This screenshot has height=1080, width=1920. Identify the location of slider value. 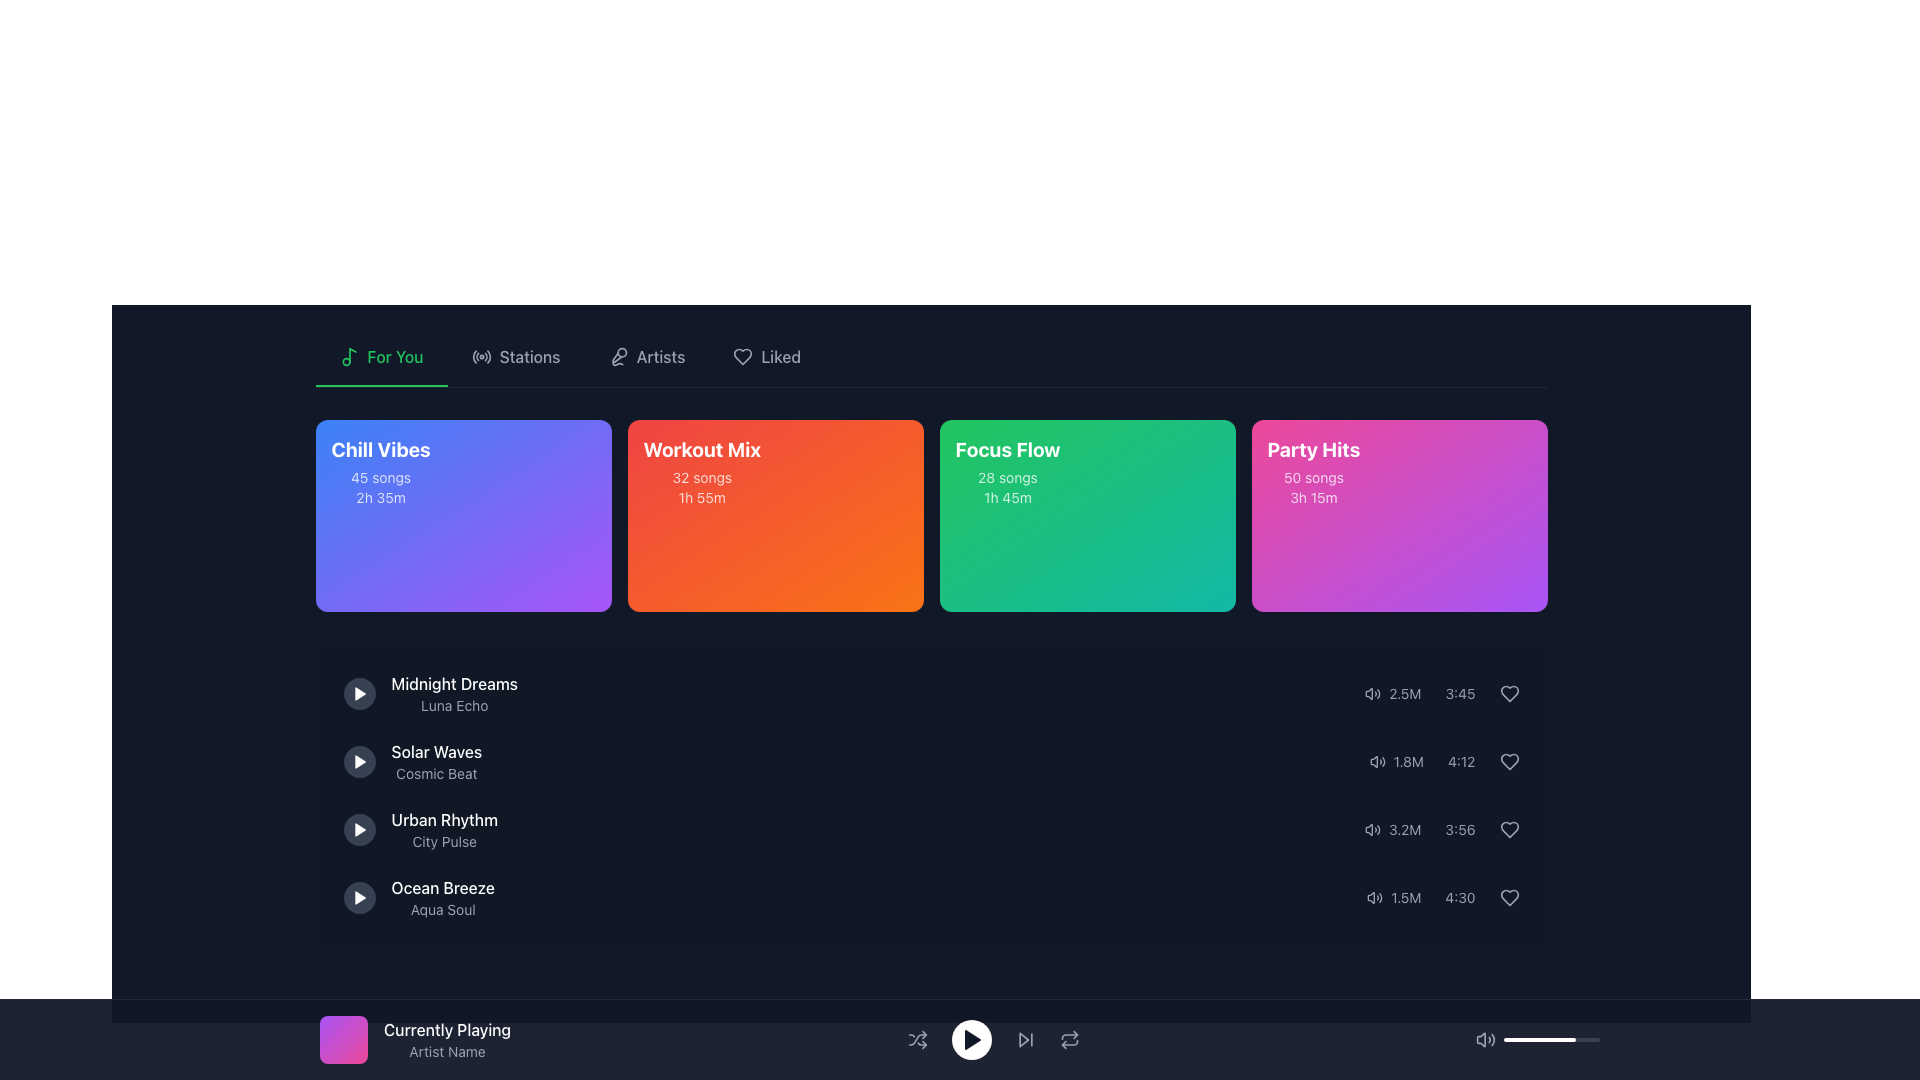
(1506, 1039).